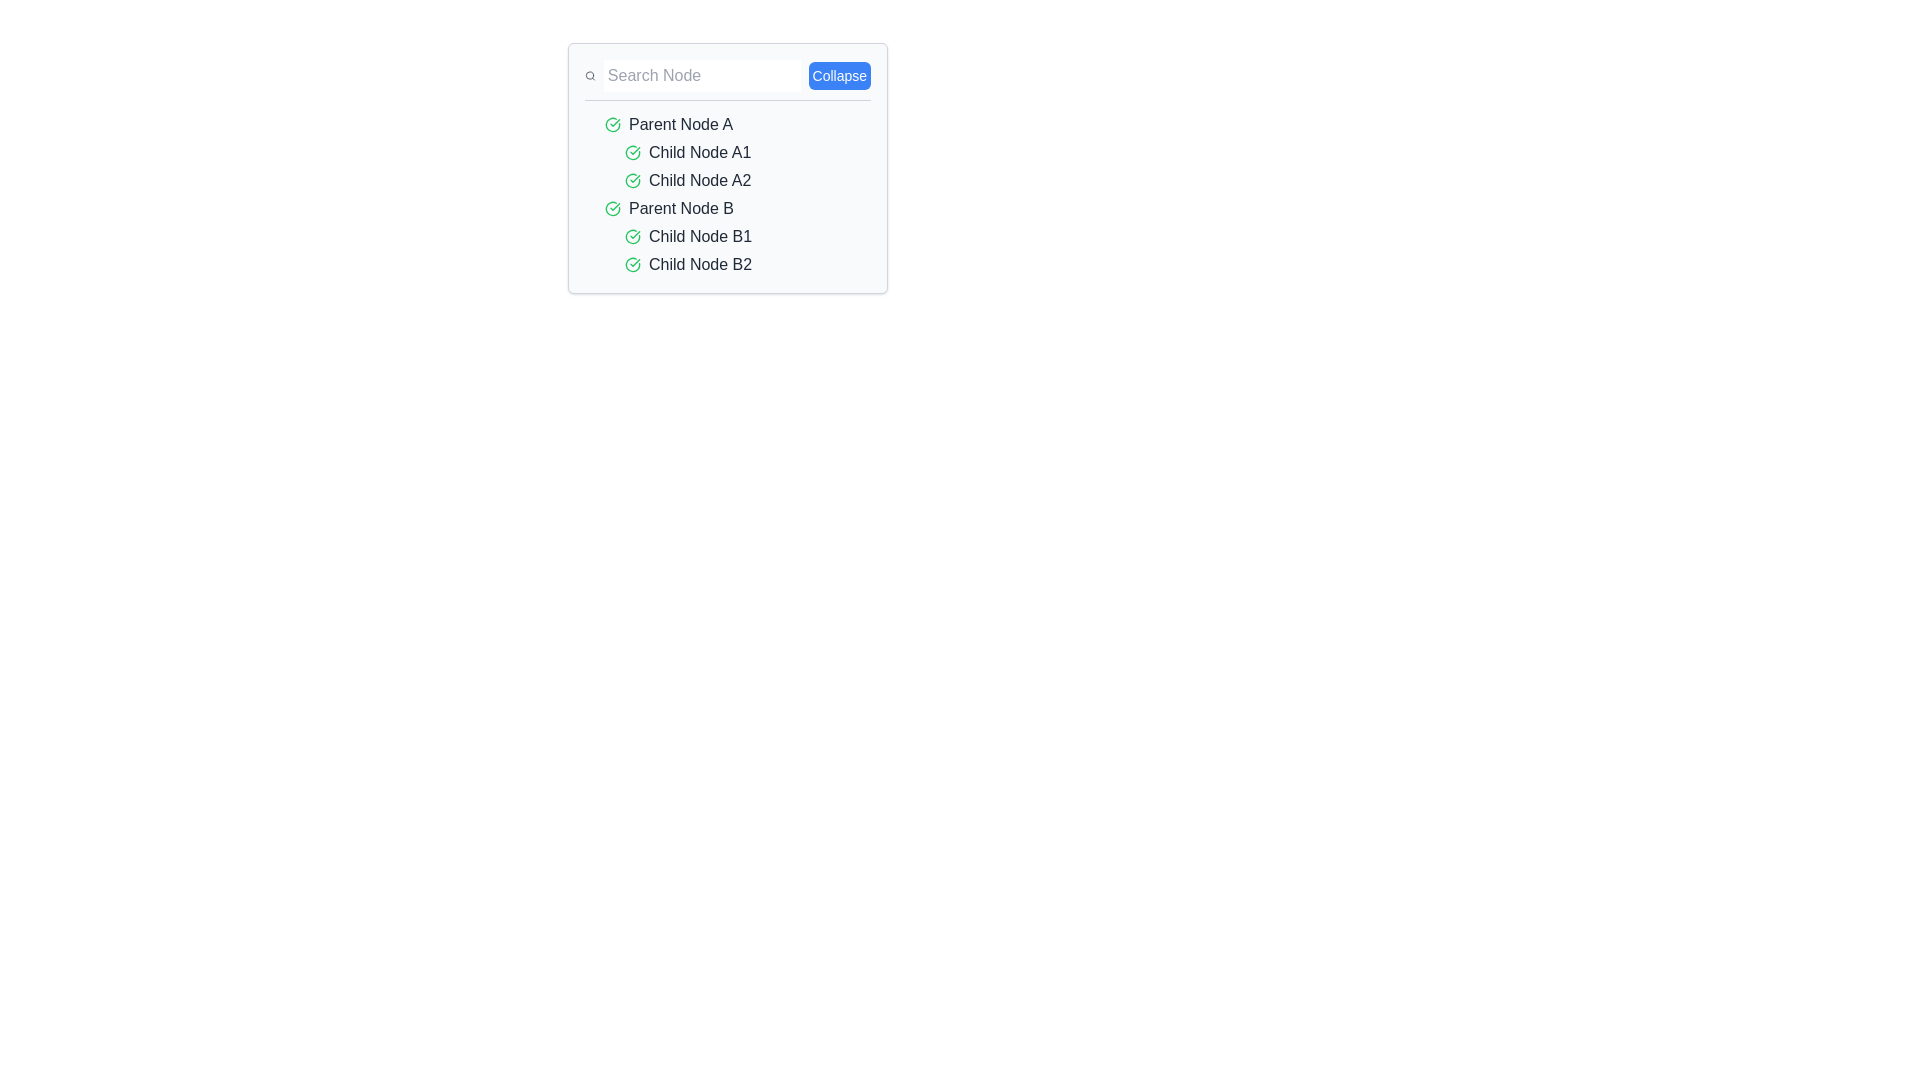  Describe the element at coordinates (839, 75) in the screenshot. I see `the 'Collapse' button, which is a rectangular button with white text on a blue background and rounded corners, located at the top-right corner of the layout` at that location.